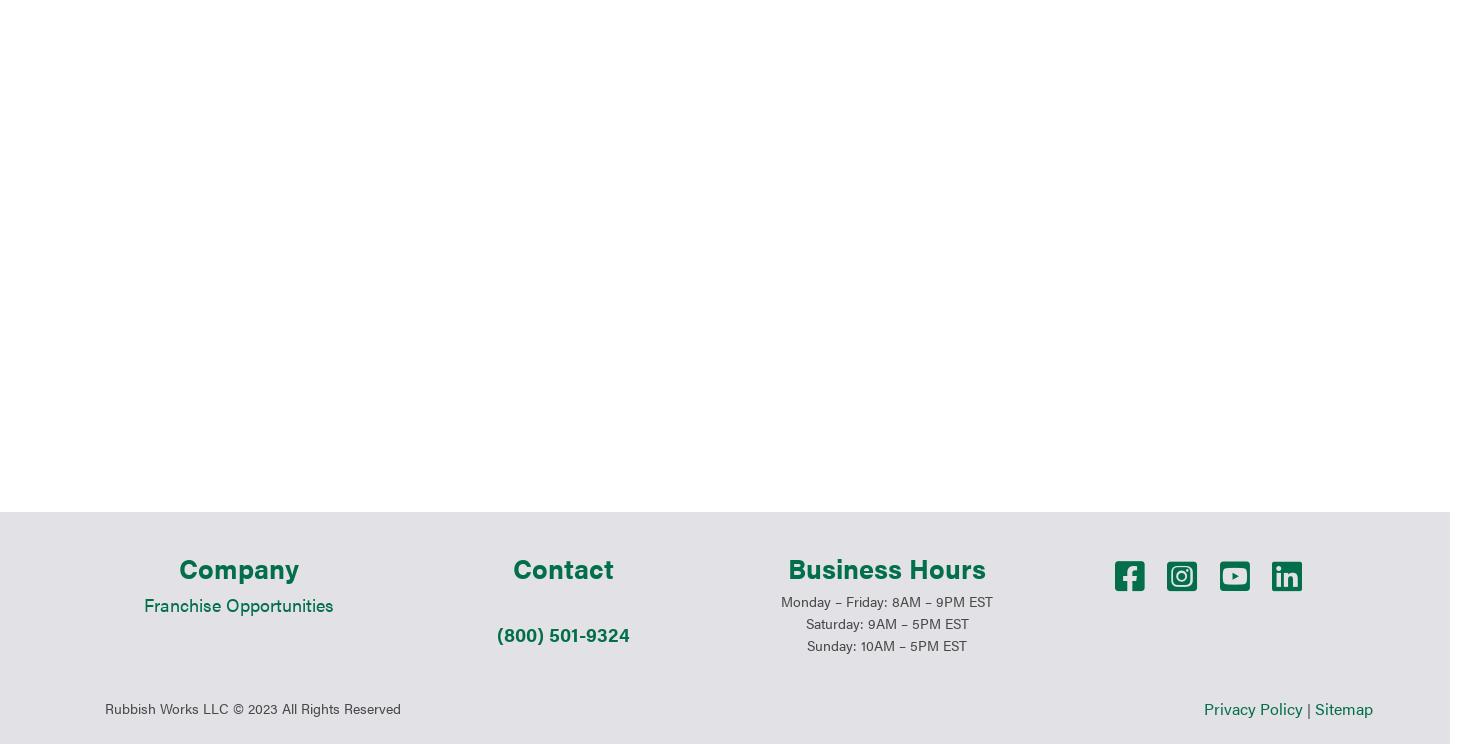 The image size is (1462, 744). What do you see at coordinates (886, 444) in the screenshot?
I see `'Sunday: 10AM – 5PM EST'` at bounding box center [886, 444].